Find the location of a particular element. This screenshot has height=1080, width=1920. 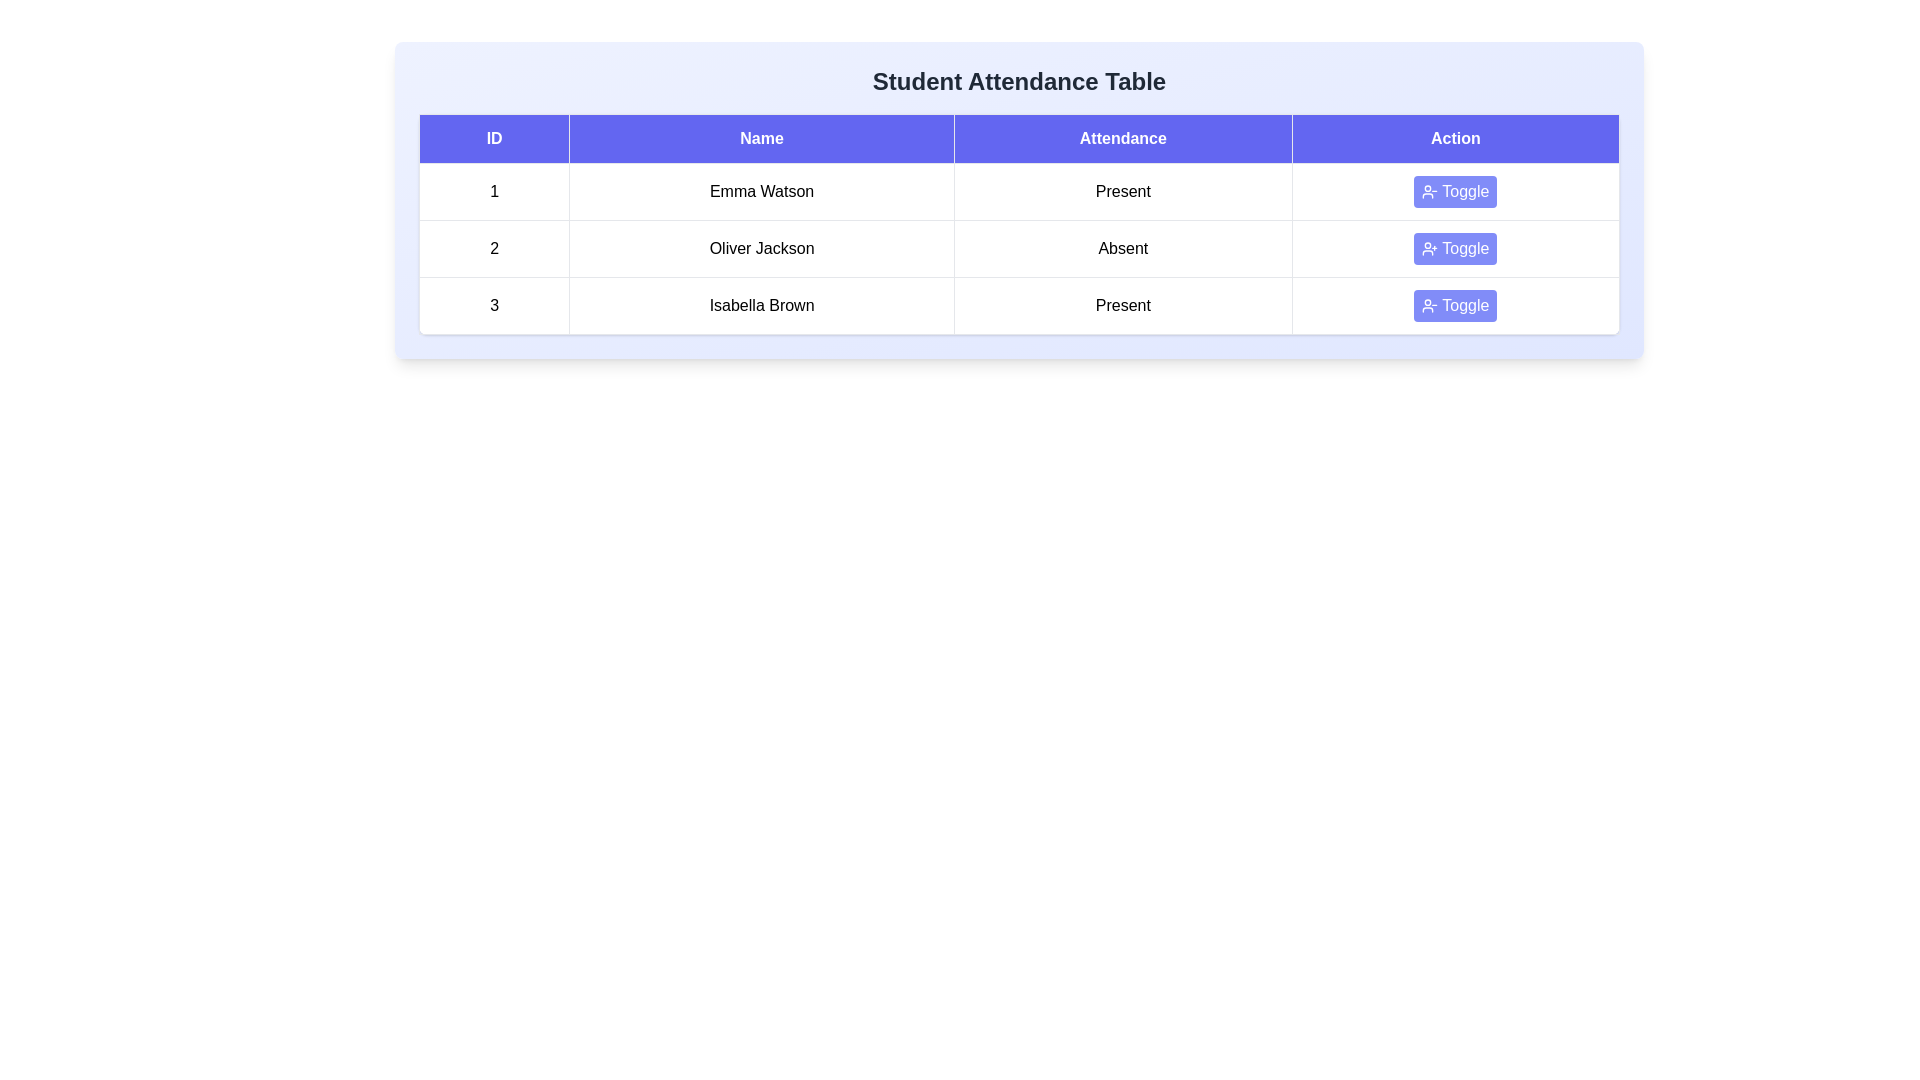

the toggle button in the last column of the first row in the 'Student Attendance Table' to interact via keyboard is located at coordinates (1455, 192).